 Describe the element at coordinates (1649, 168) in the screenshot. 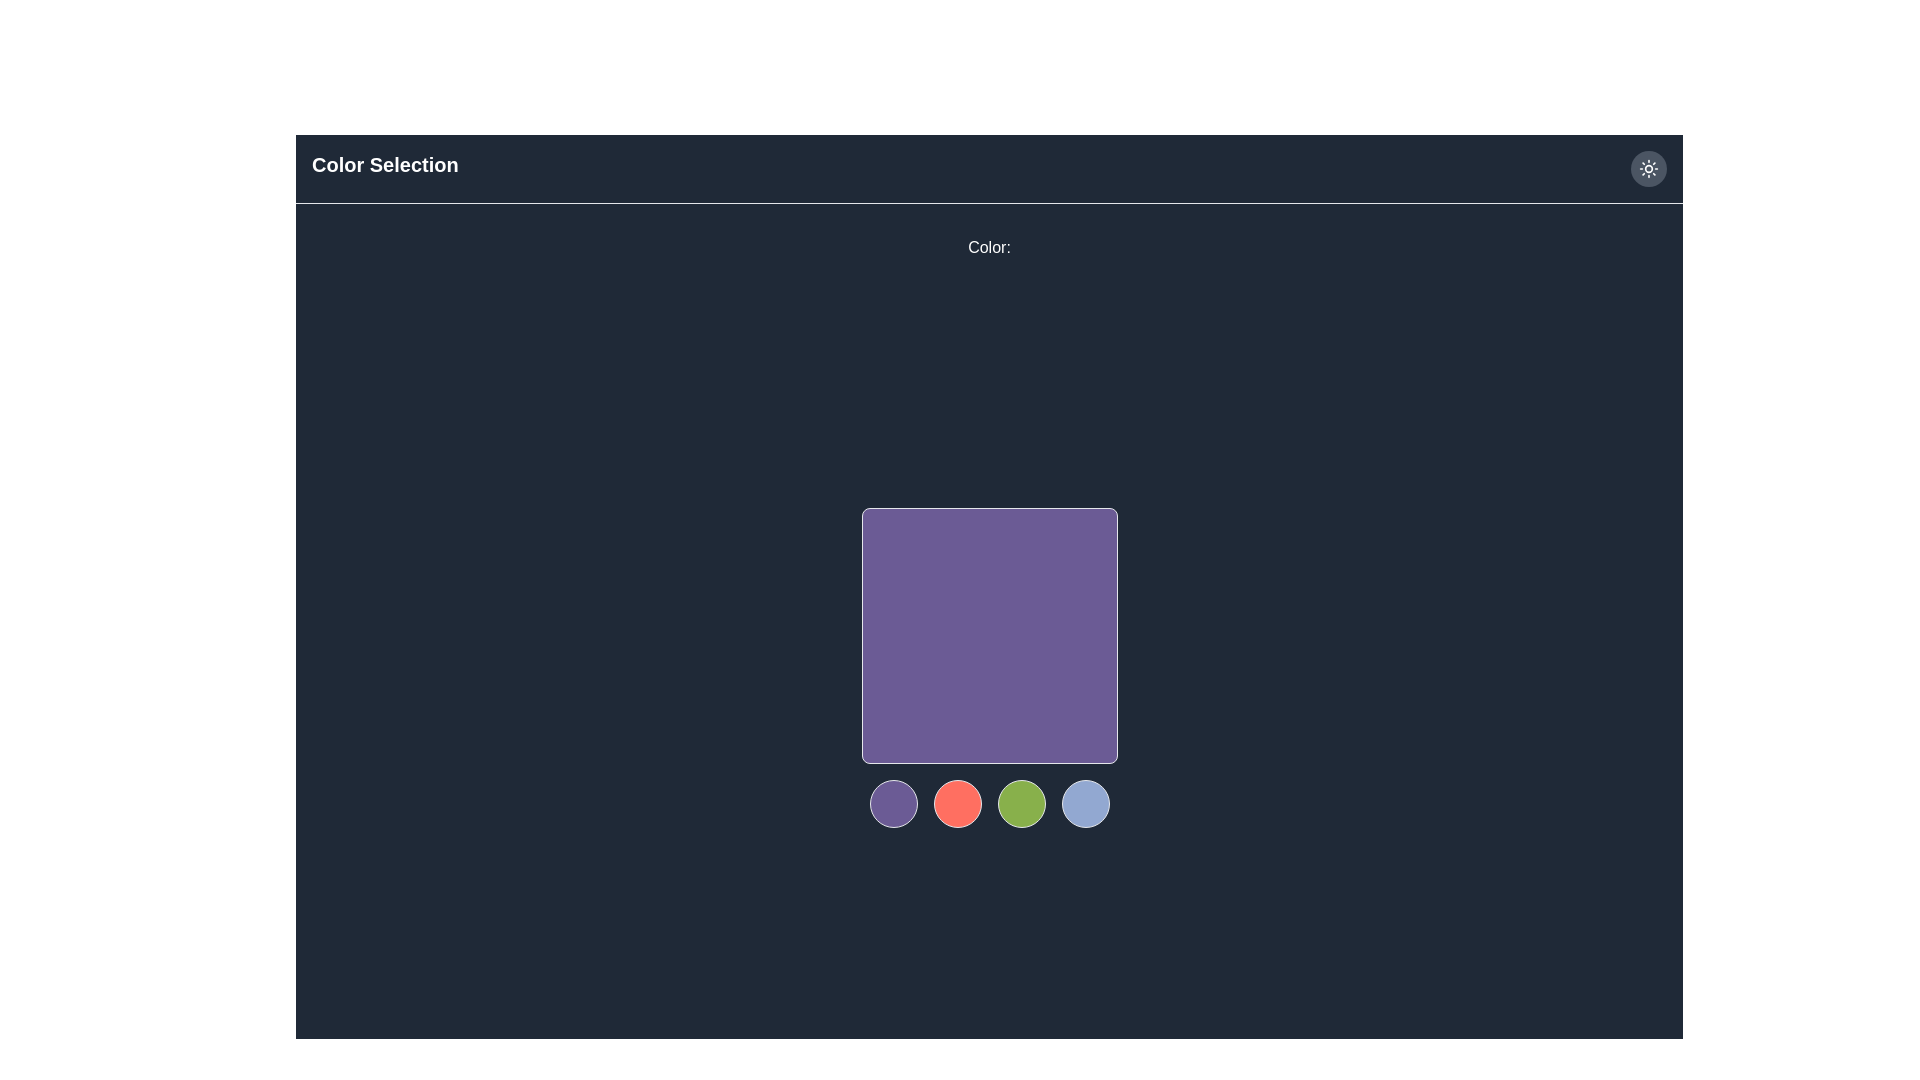

I see `the interactive button located at the far right of the top bar, near the 'Color Selection' text` at that location.